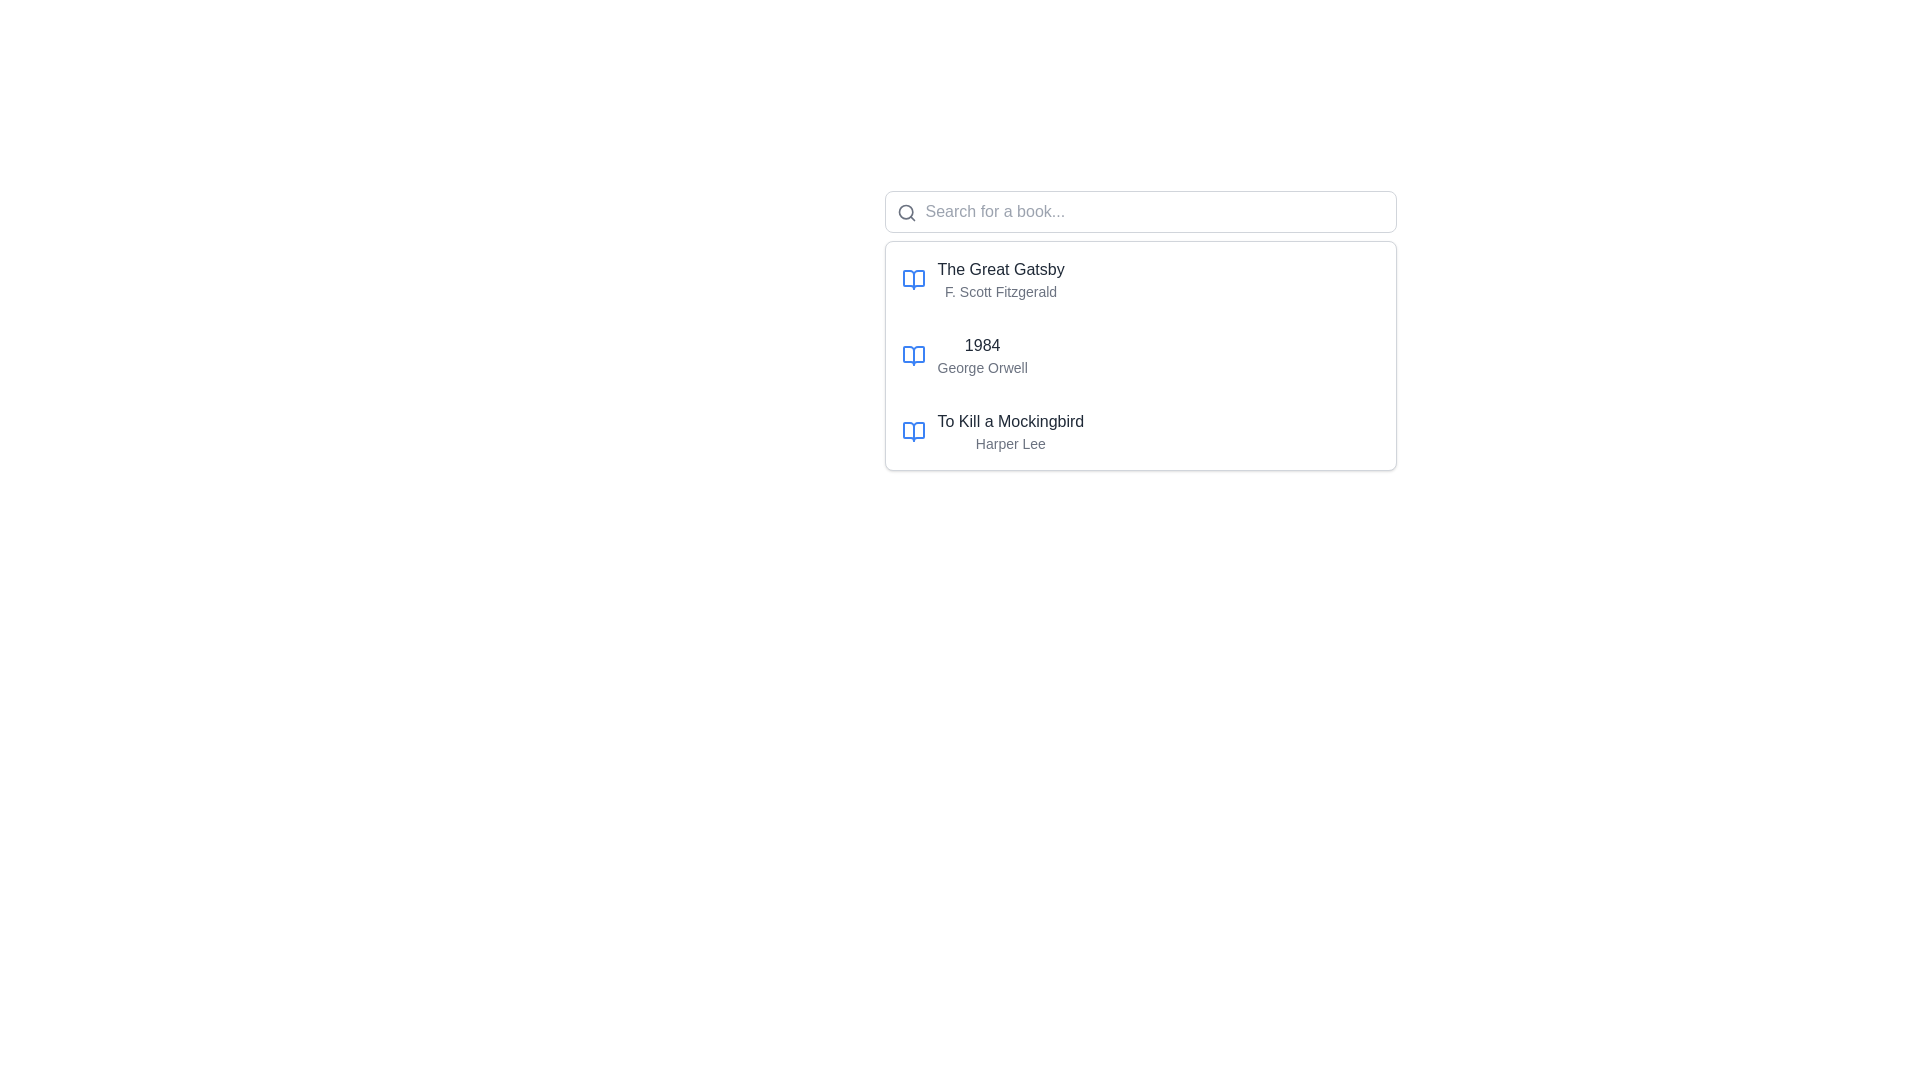 This screenshot has height=1080, width=1920. What do you see at coordinates (1010, 442) in the screenshot?
I see `the text label displaying 'Harper Lee', which is located below the title 'To Kill a Mockingbird' in the vertical list of books` at bounding box center [1010, 442].